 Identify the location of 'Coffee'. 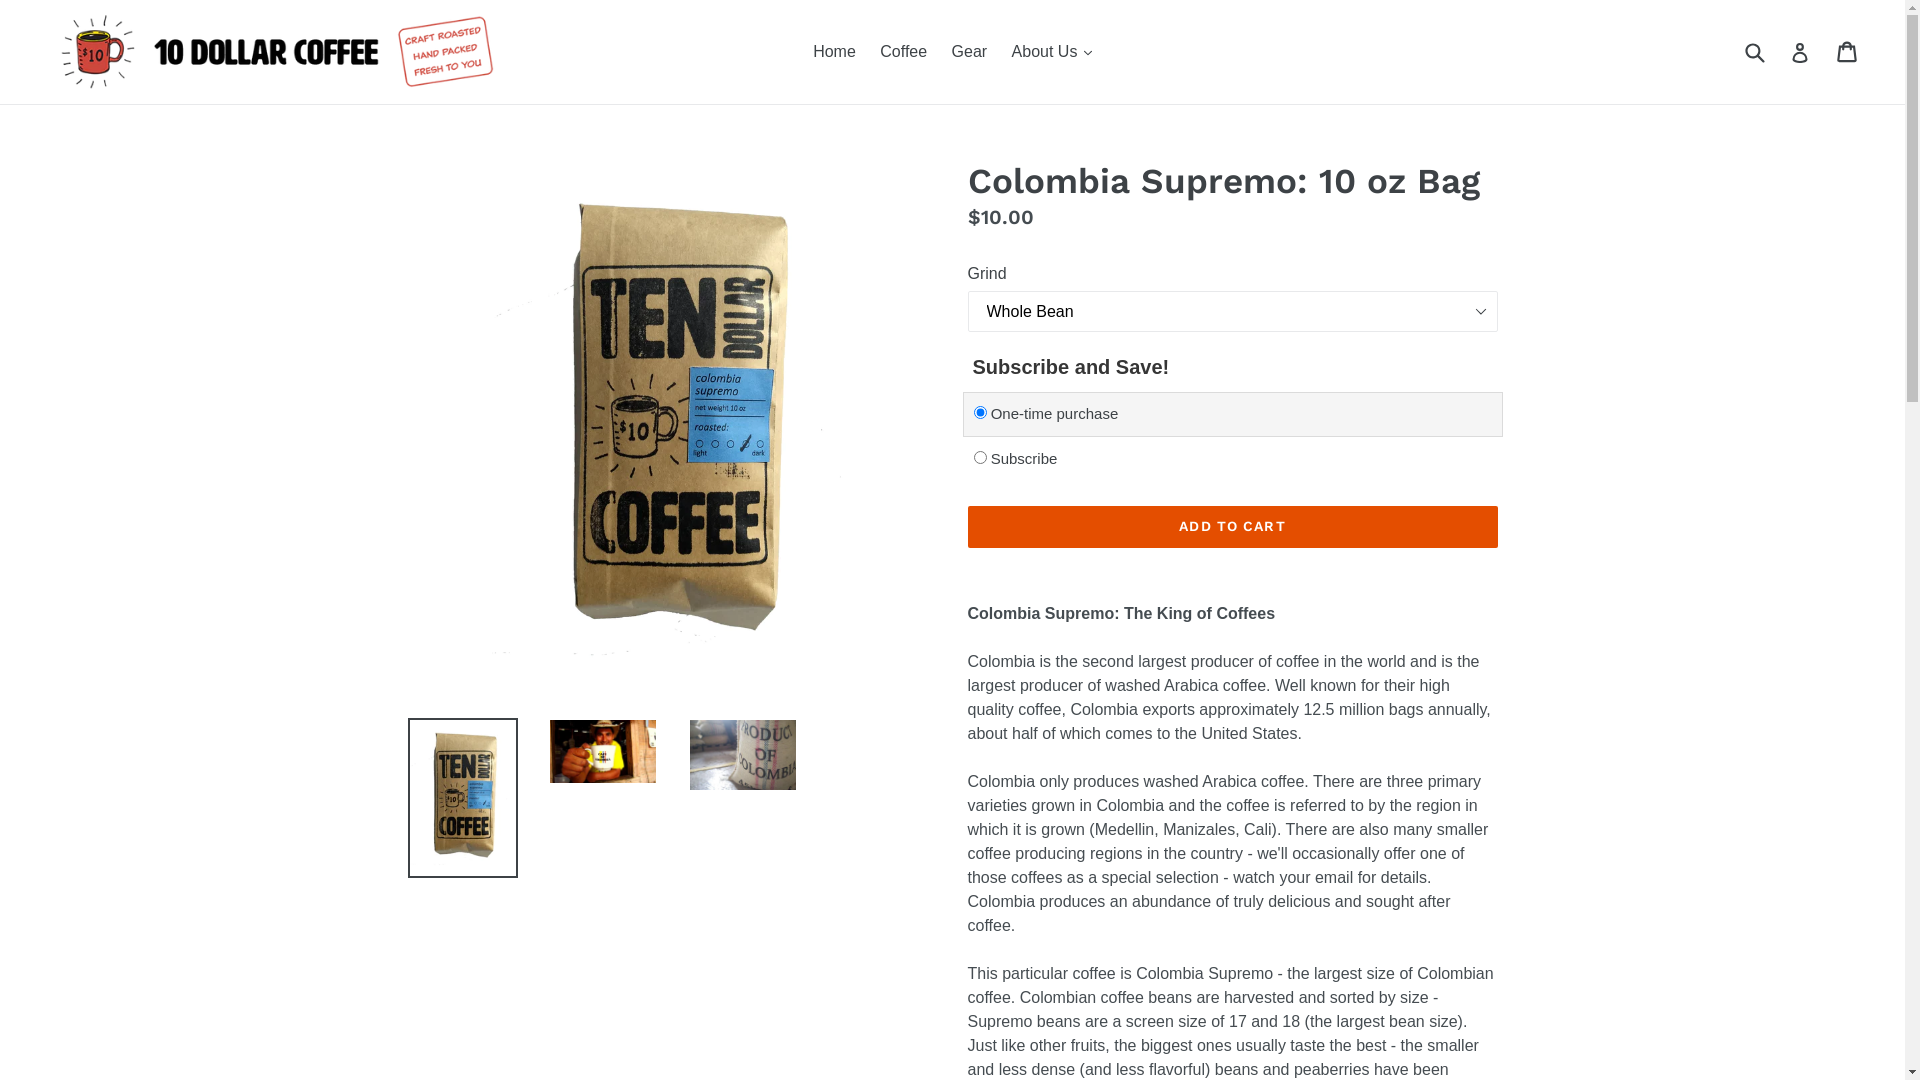
(902, 50).